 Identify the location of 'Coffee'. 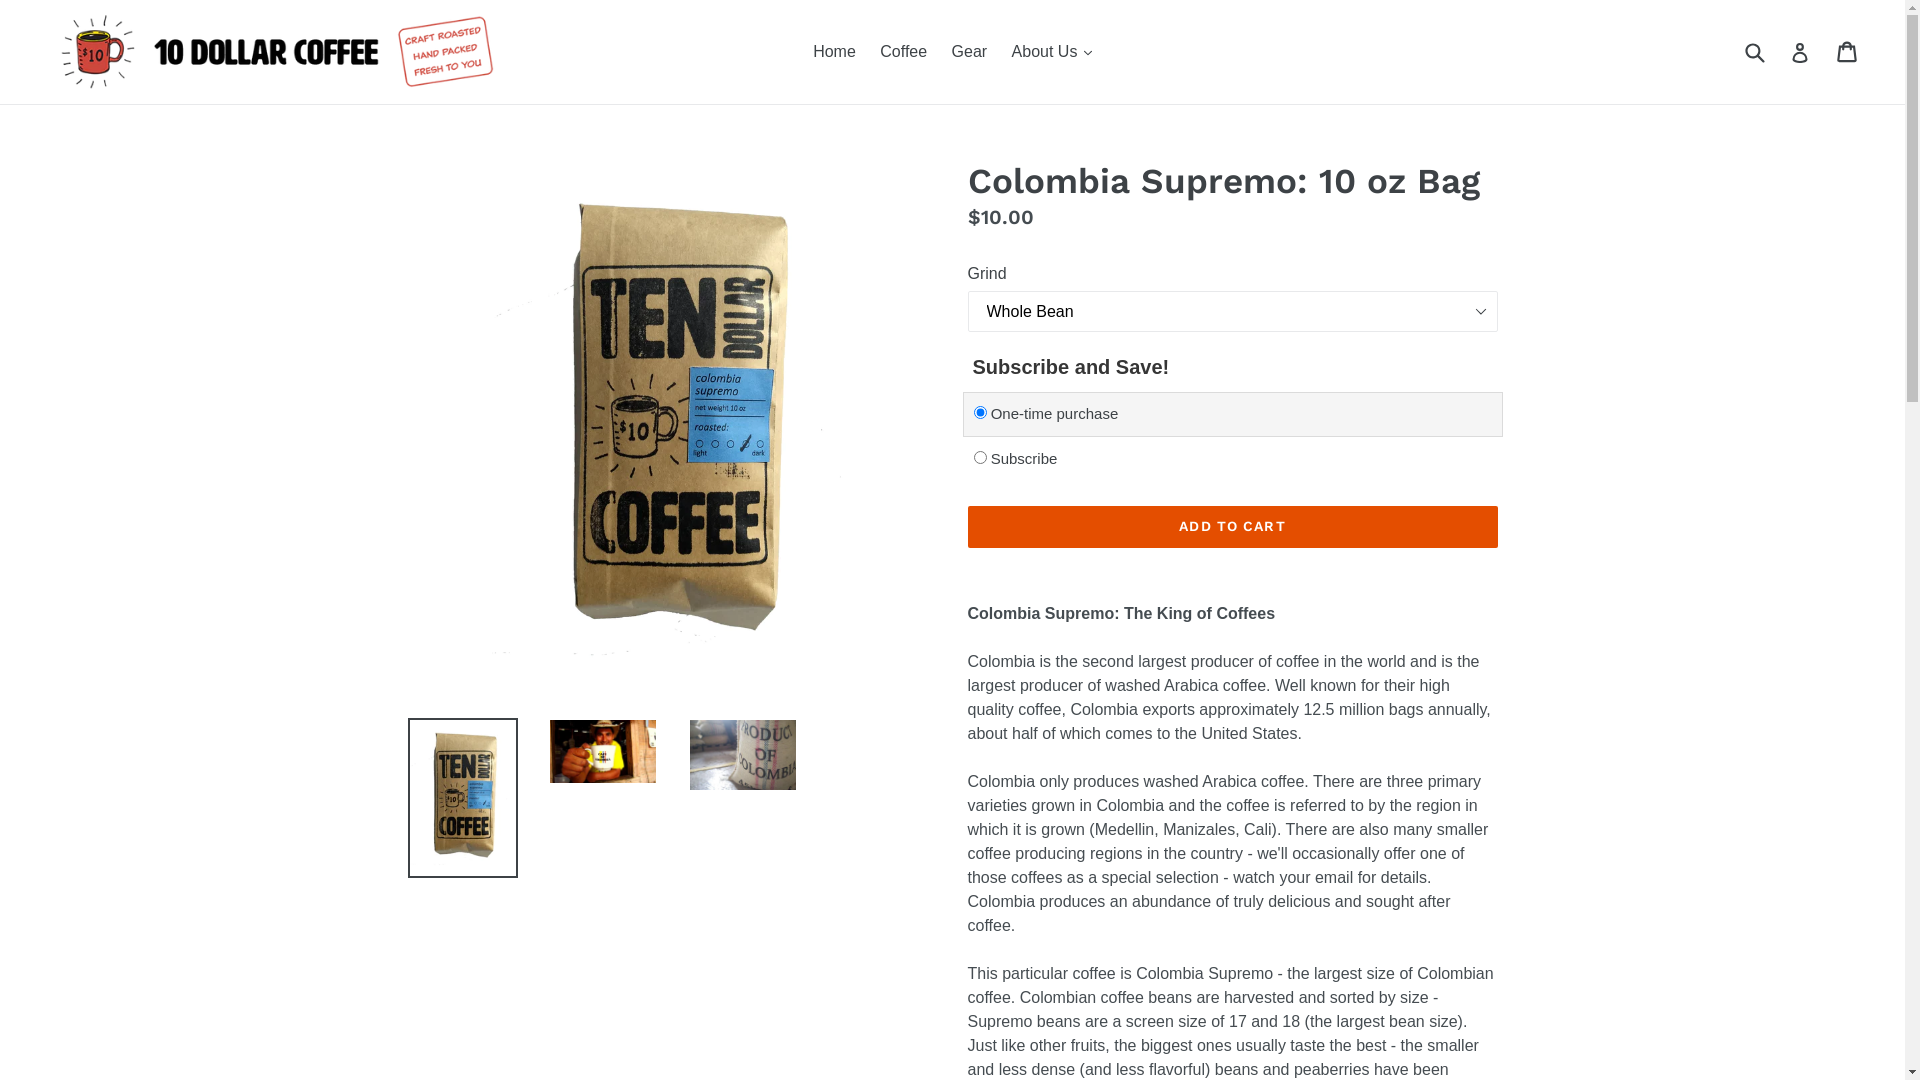
(902, 50).